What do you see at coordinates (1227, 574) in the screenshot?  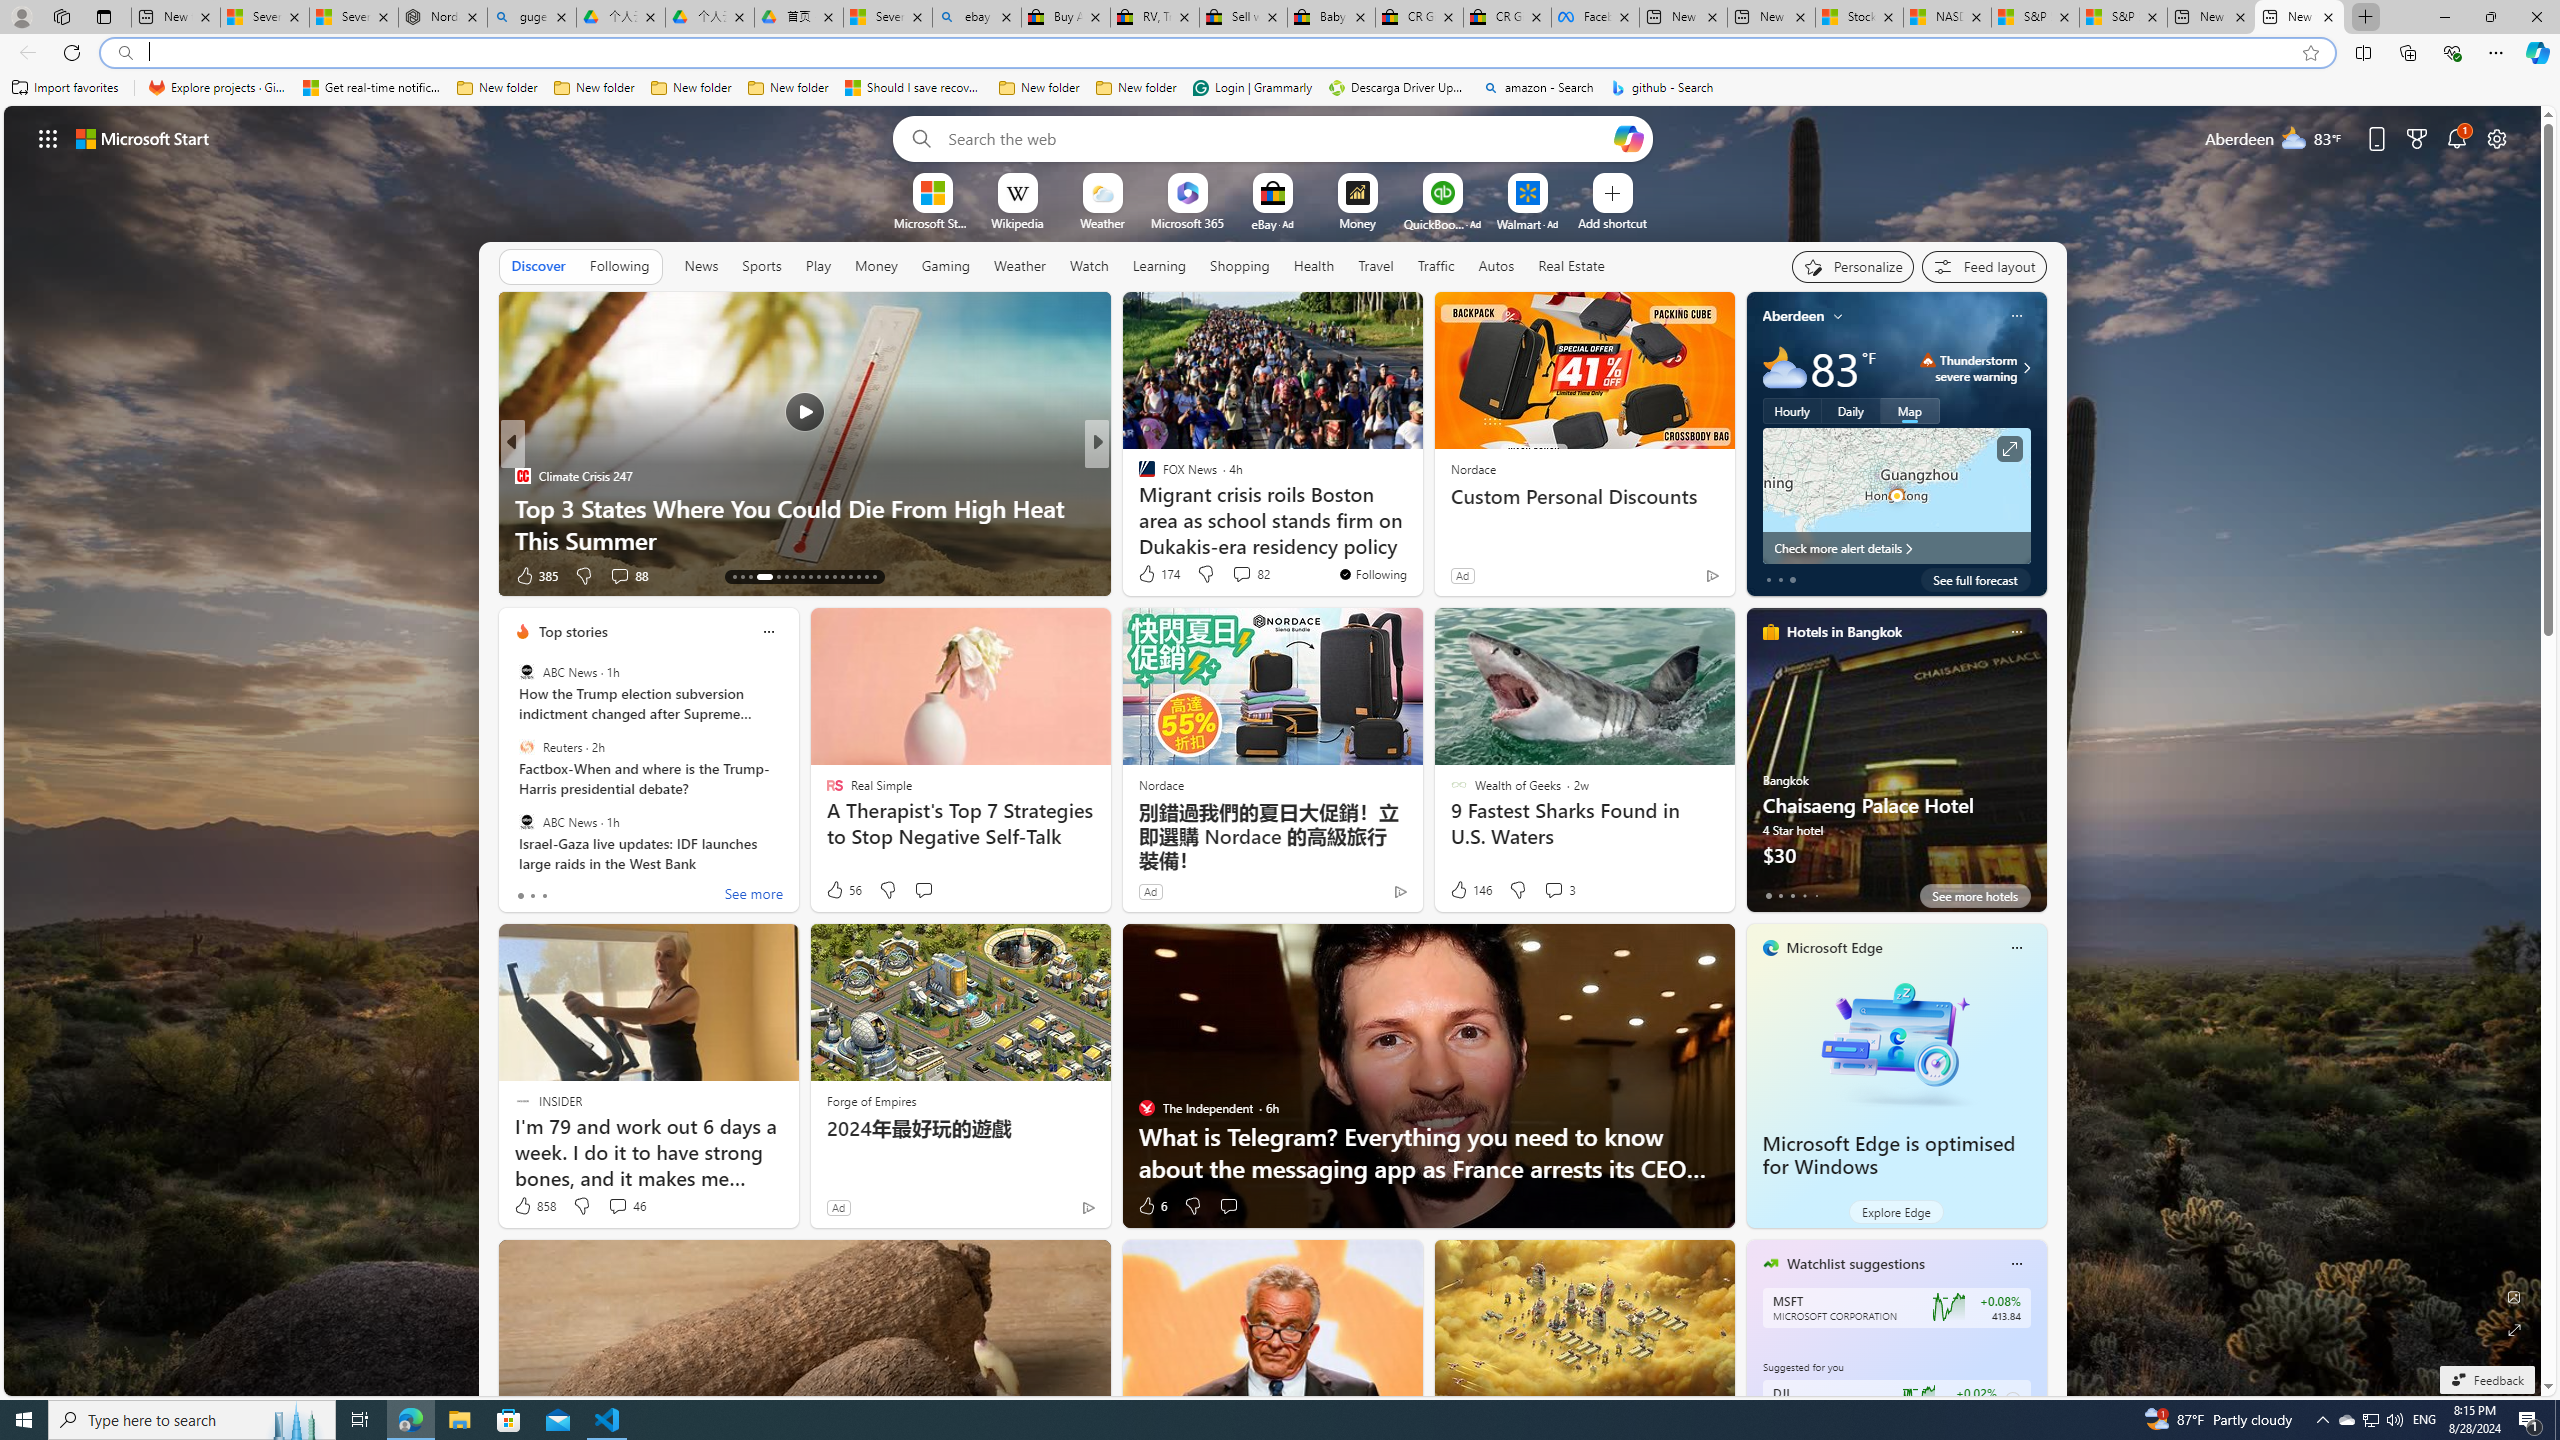 I see `'View comments 10 Comment'` at bounding box center [1227, 574].